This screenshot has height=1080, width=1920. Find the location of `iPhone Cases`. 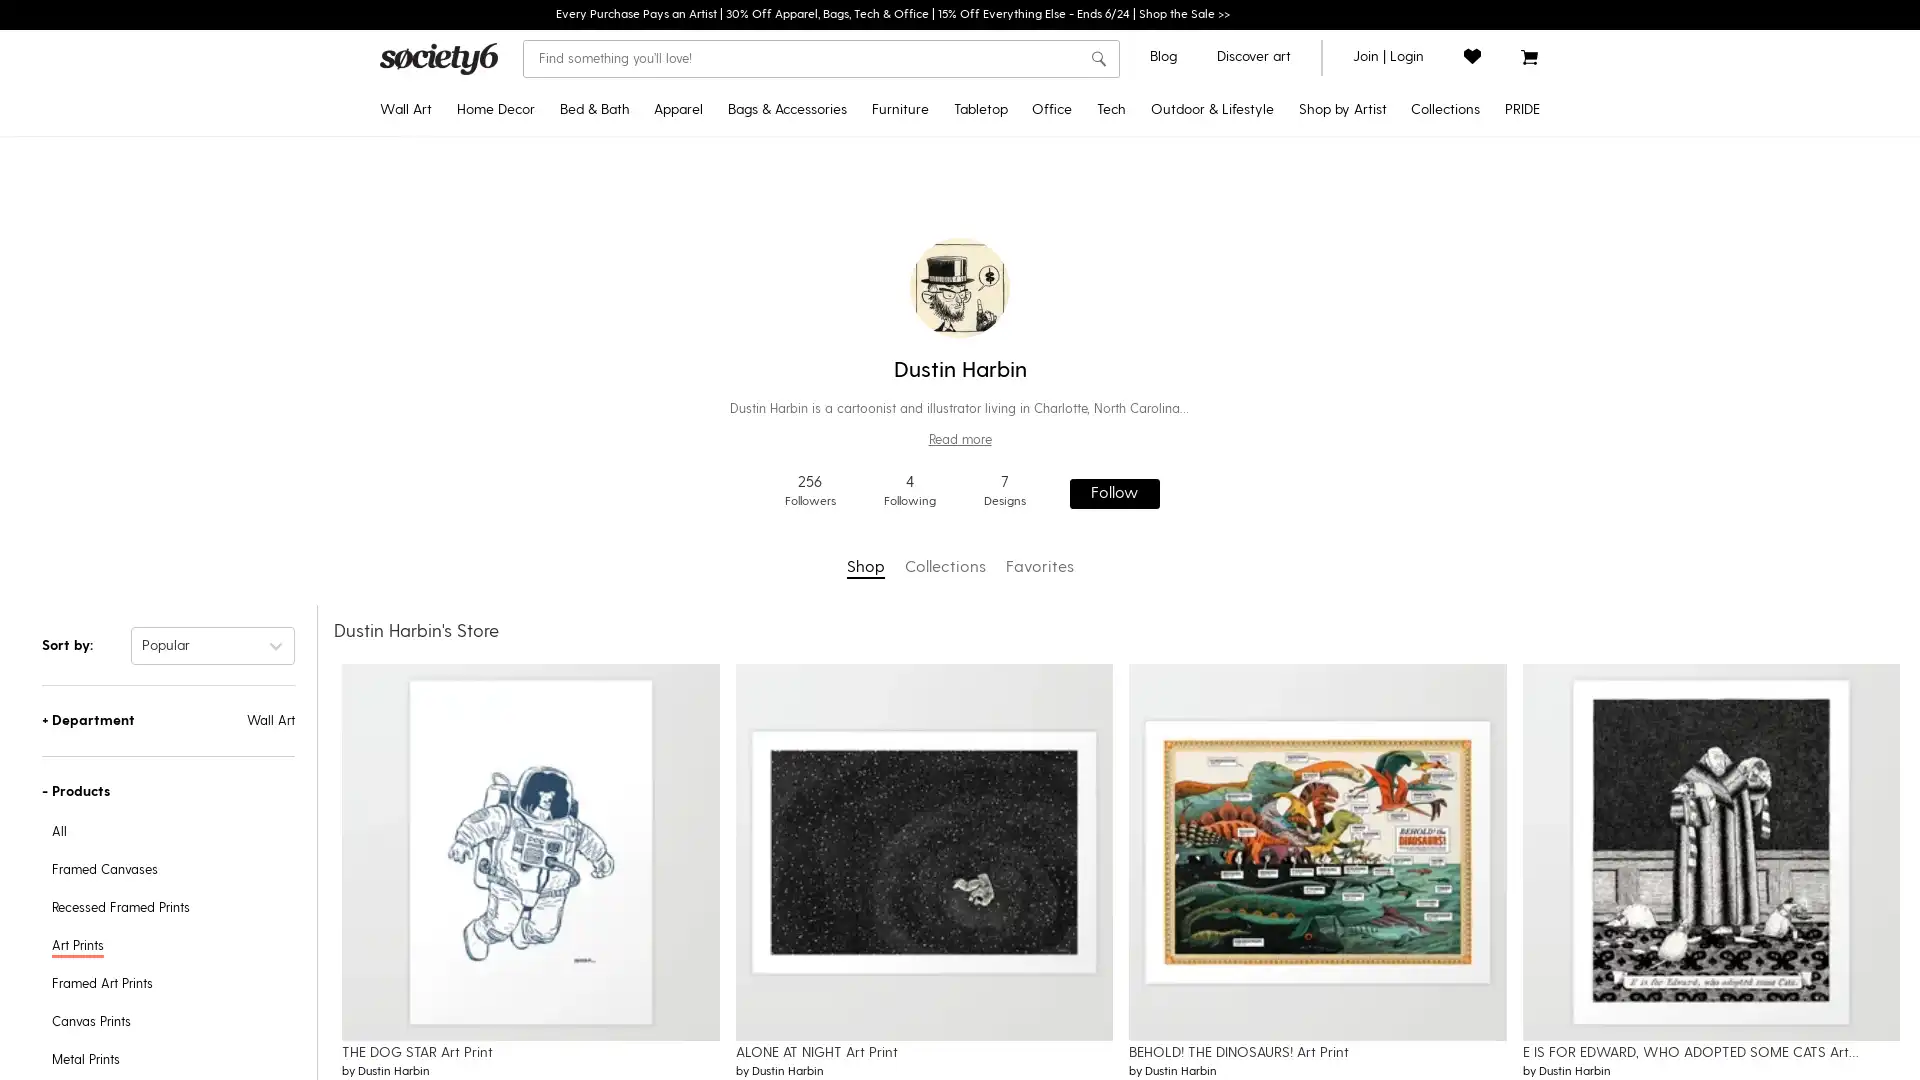

iPhone Cases is located at coordinates (1182, 160).